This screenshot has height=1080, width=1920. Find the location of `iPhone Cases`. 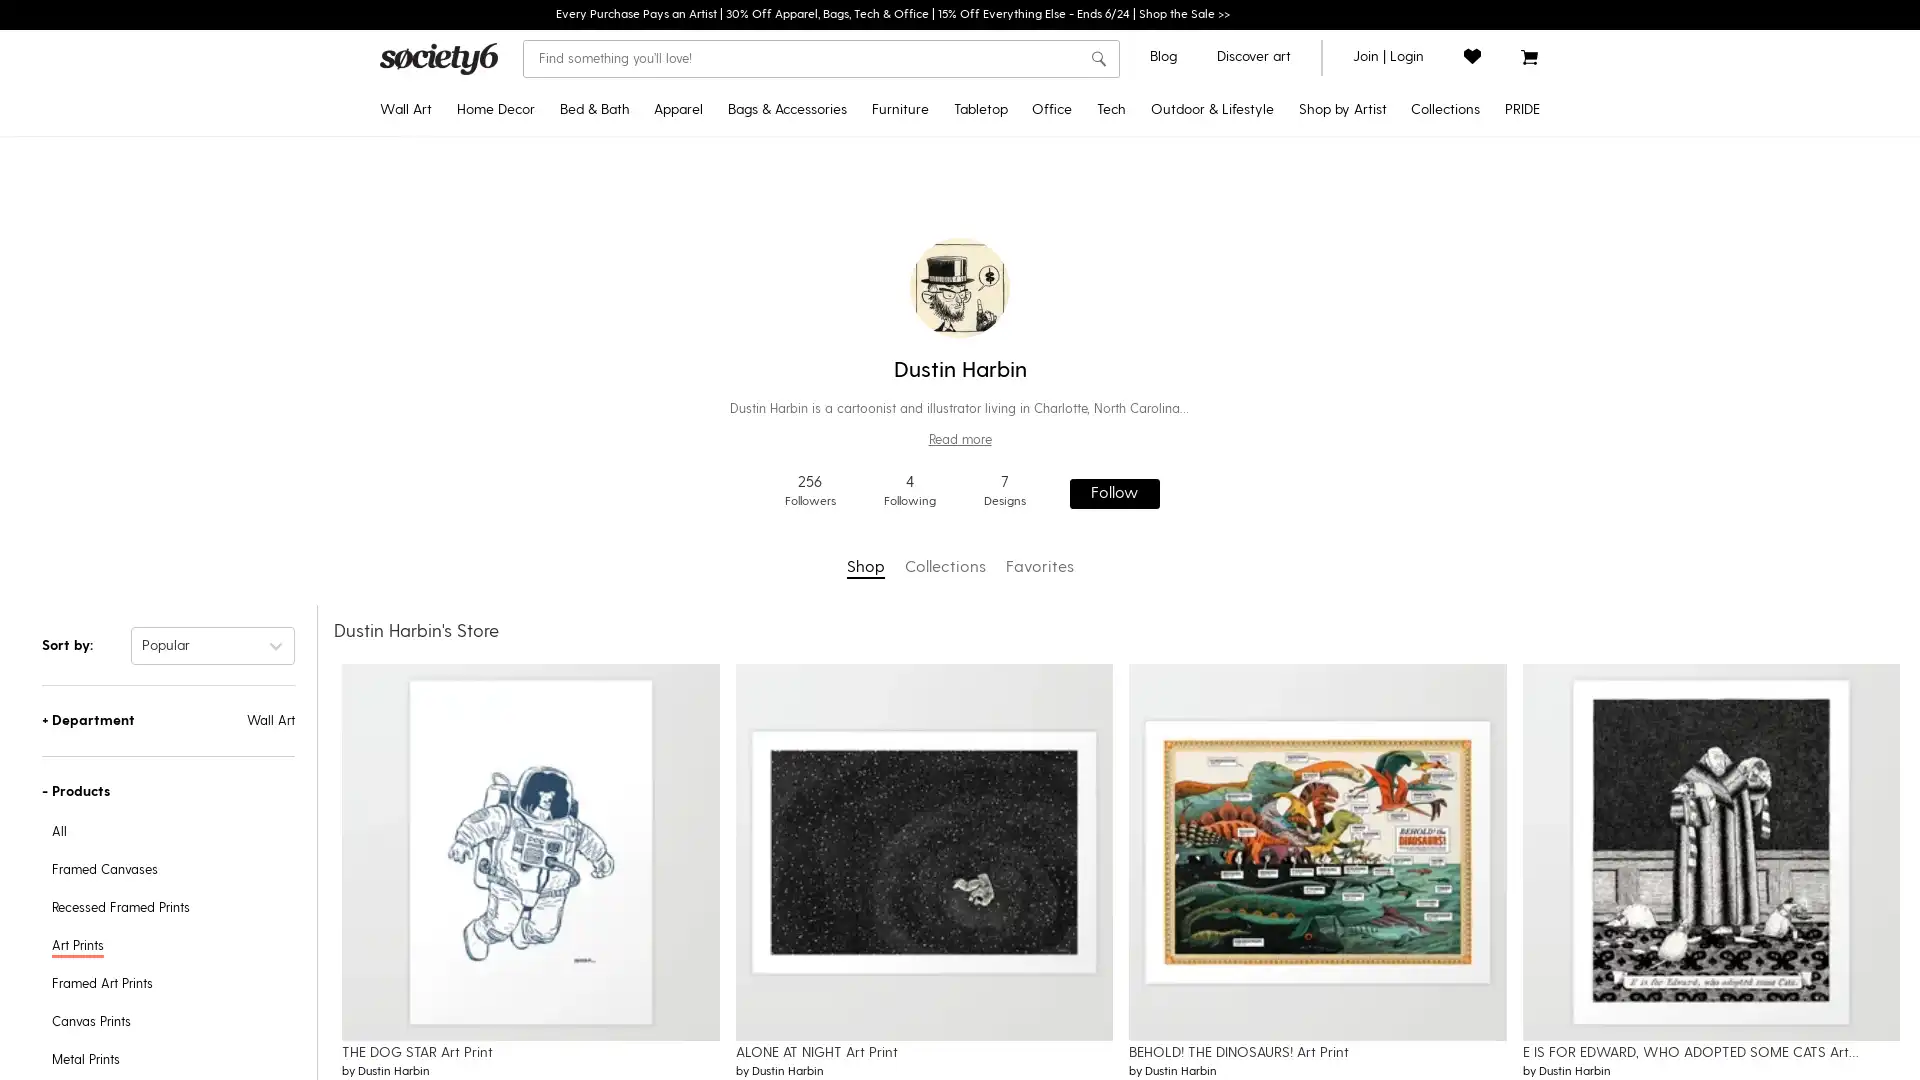

iPhone Cases is located at coordinates (1182, 160).